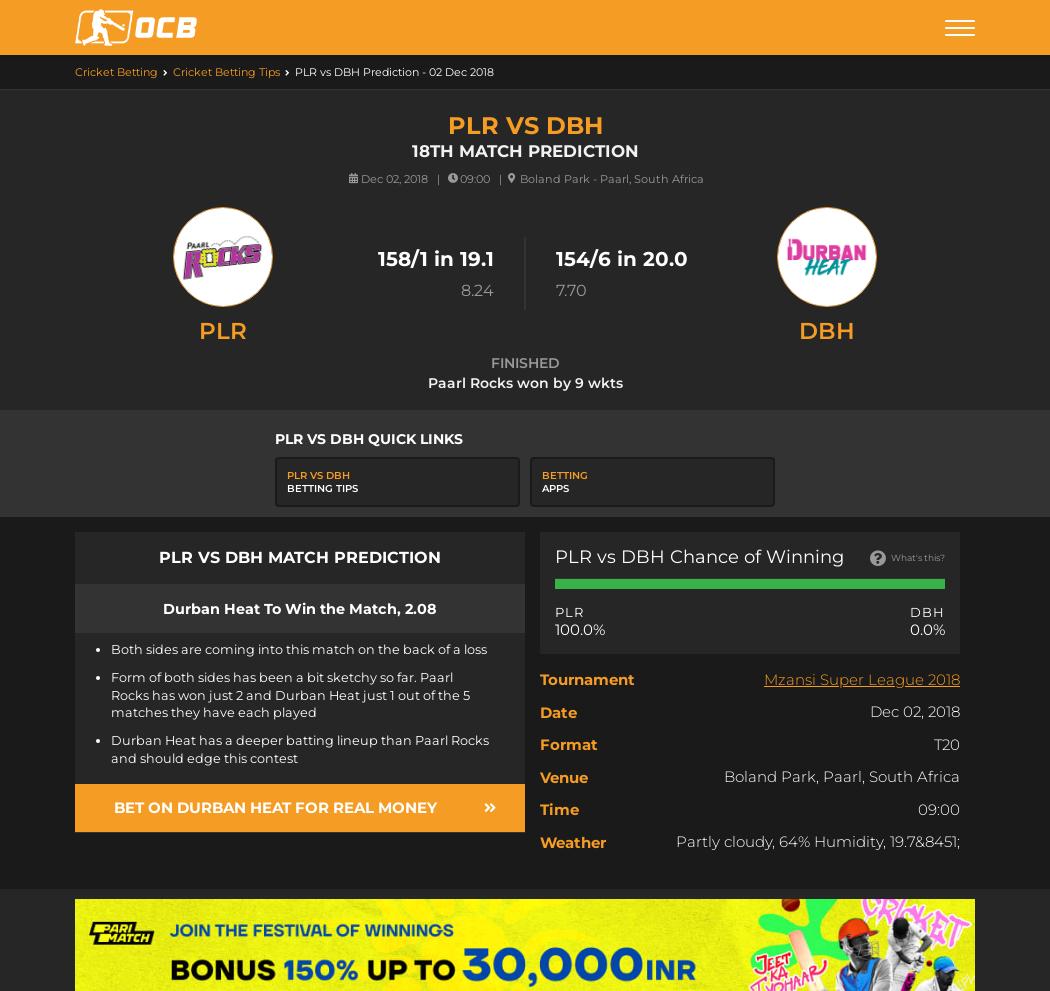  I want to click on 'T20', so click(945, 742).